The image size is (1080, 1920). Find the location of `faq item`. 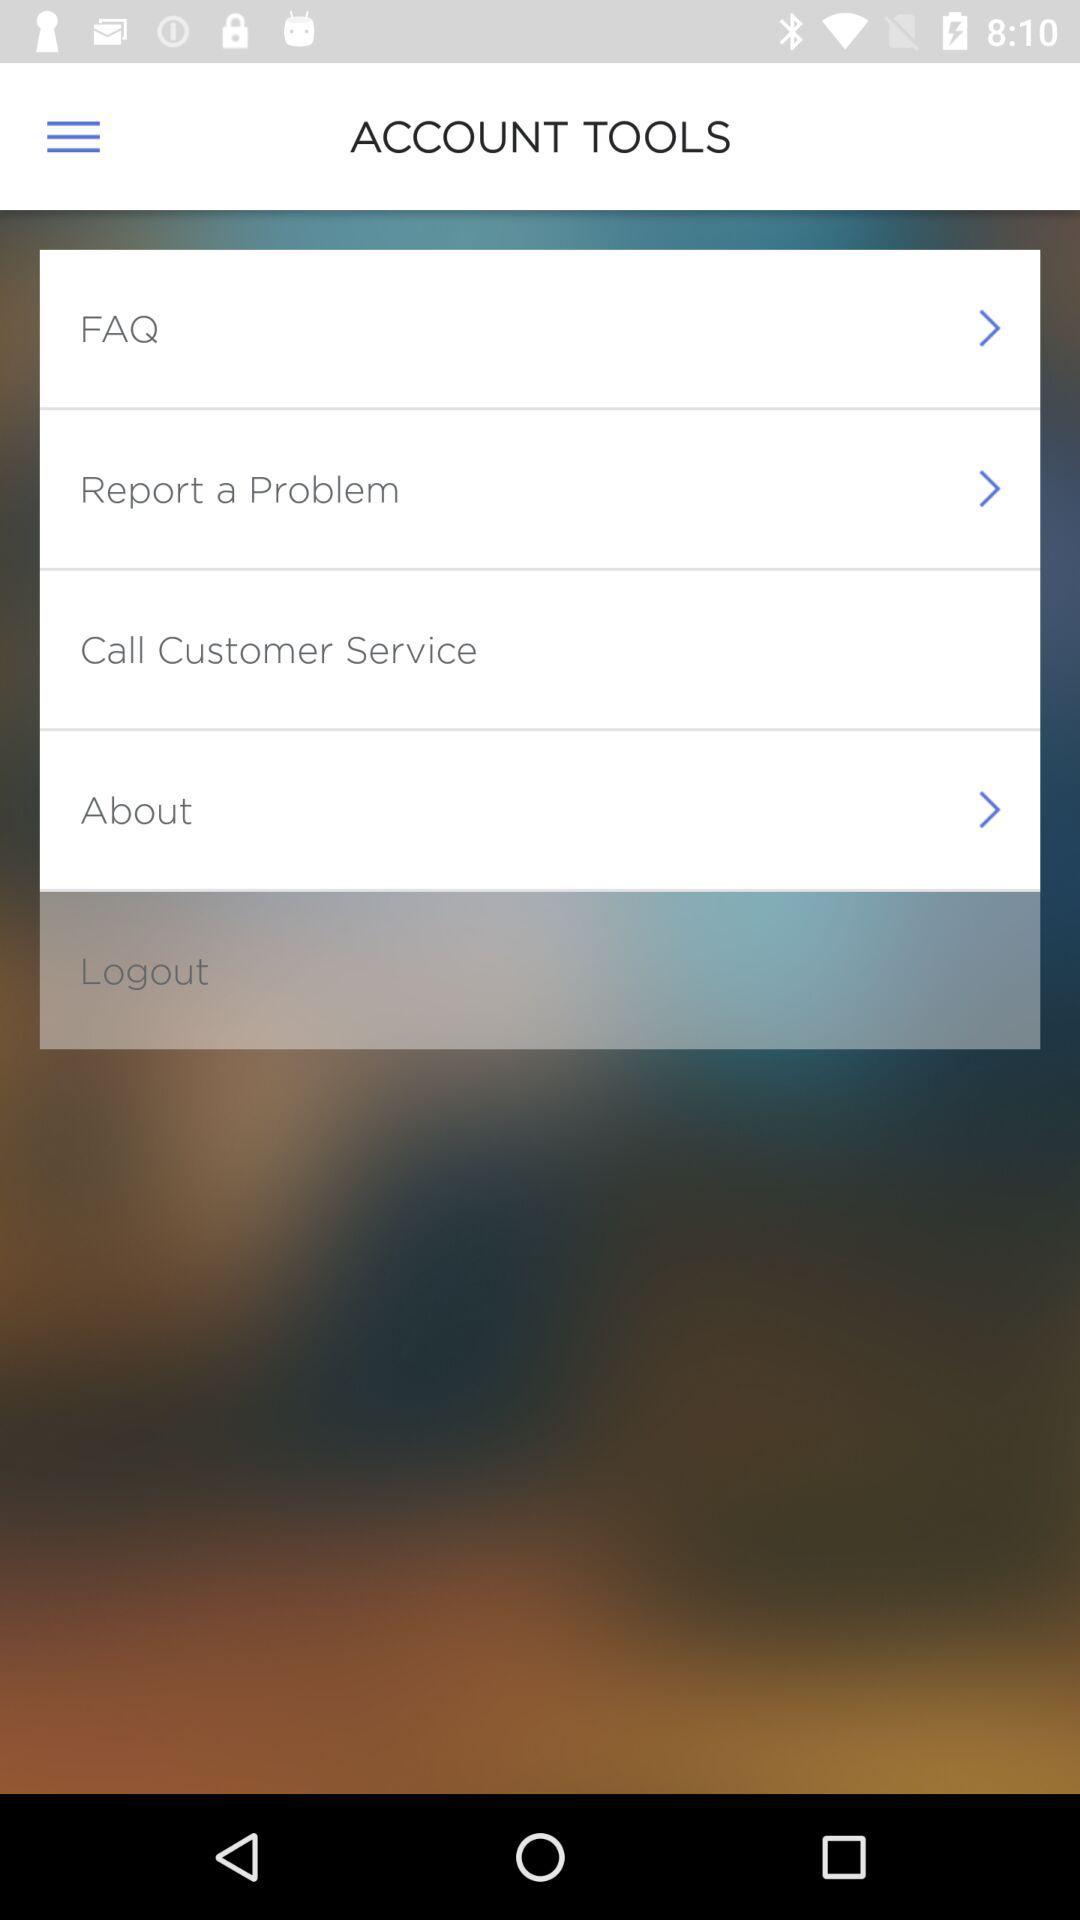

faq item is located at coordinates (119, 328).